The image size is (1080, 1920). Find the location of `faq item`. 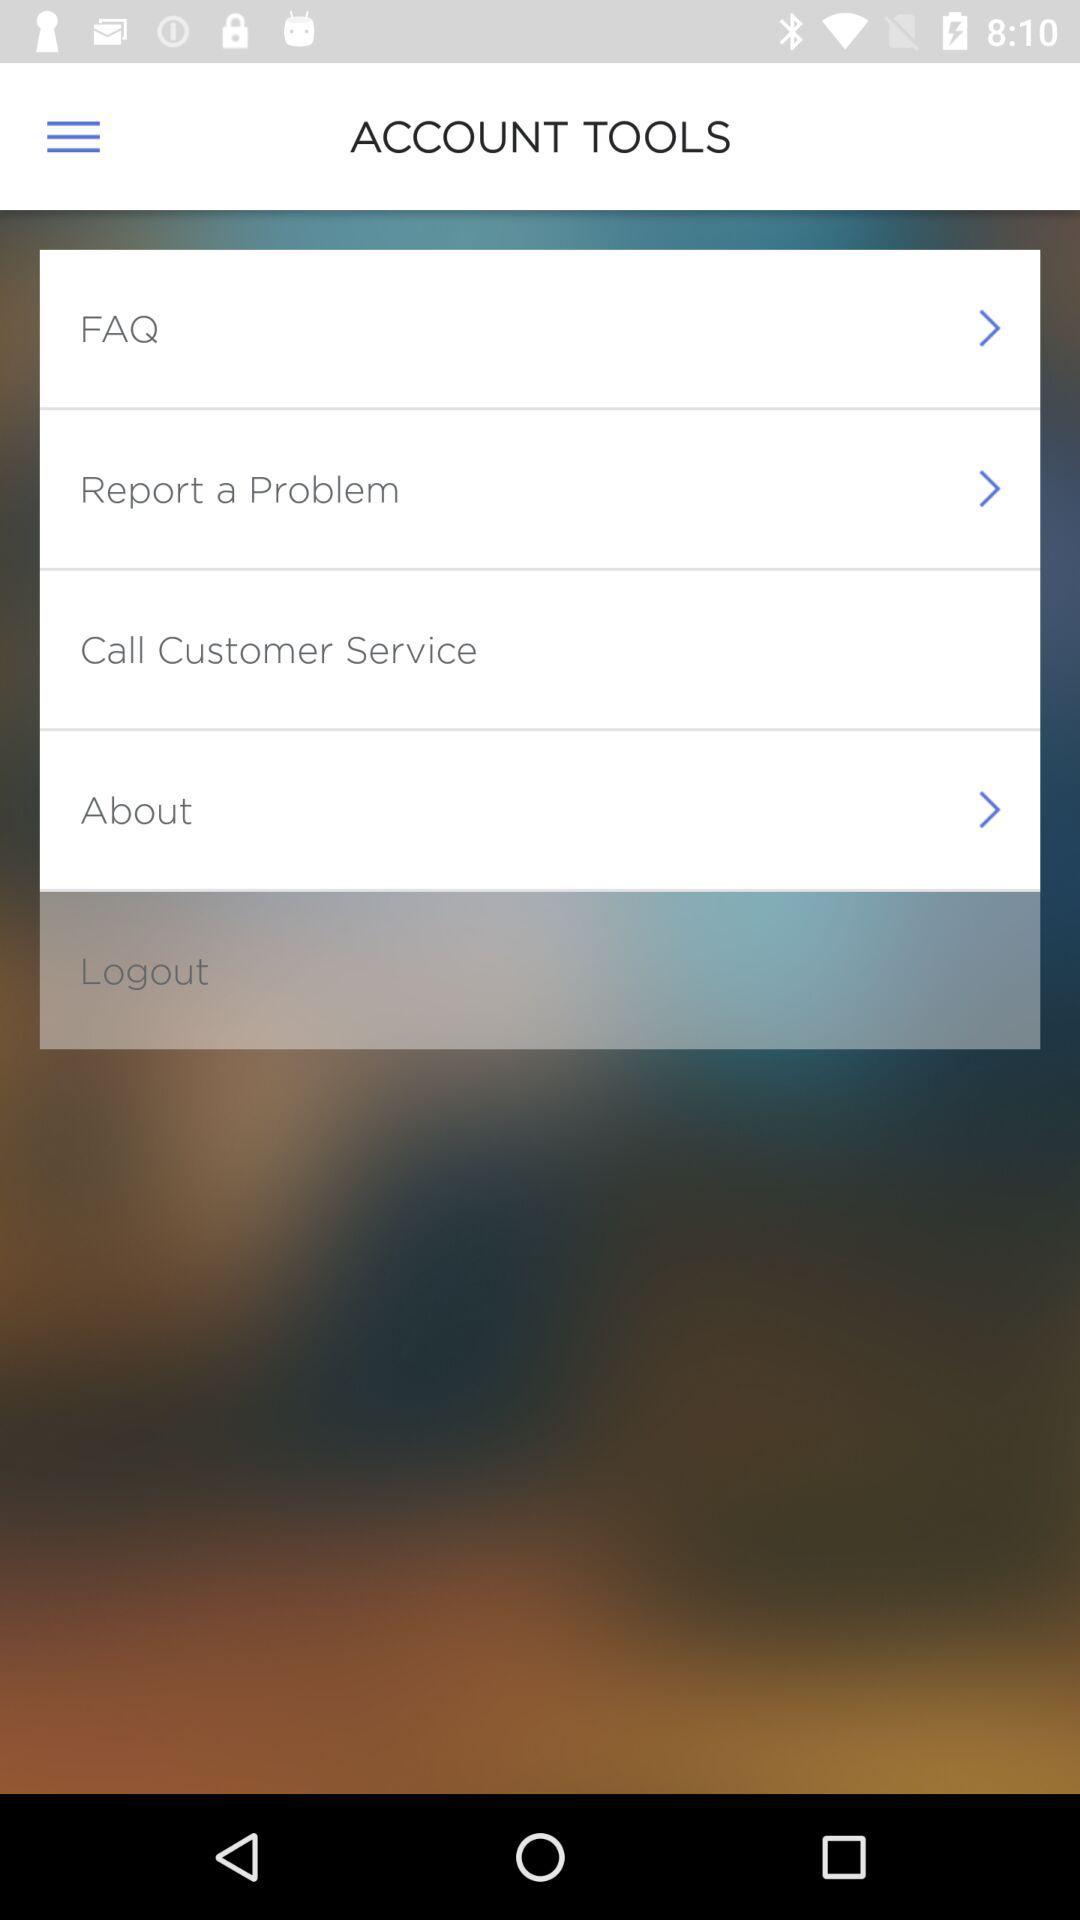

faq item is located at coordinates (119, 328).